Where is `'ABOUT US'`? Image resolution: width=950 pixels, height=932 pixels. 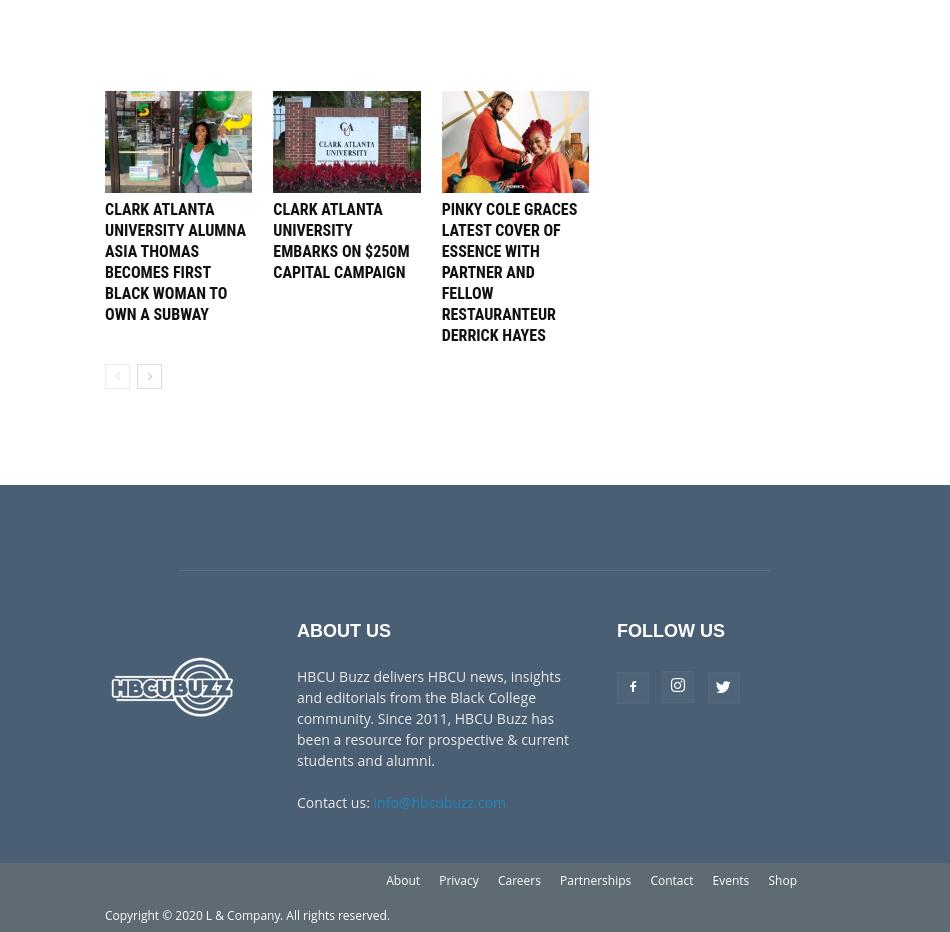
'ABOUT US' is located at coordinates (295, 629).